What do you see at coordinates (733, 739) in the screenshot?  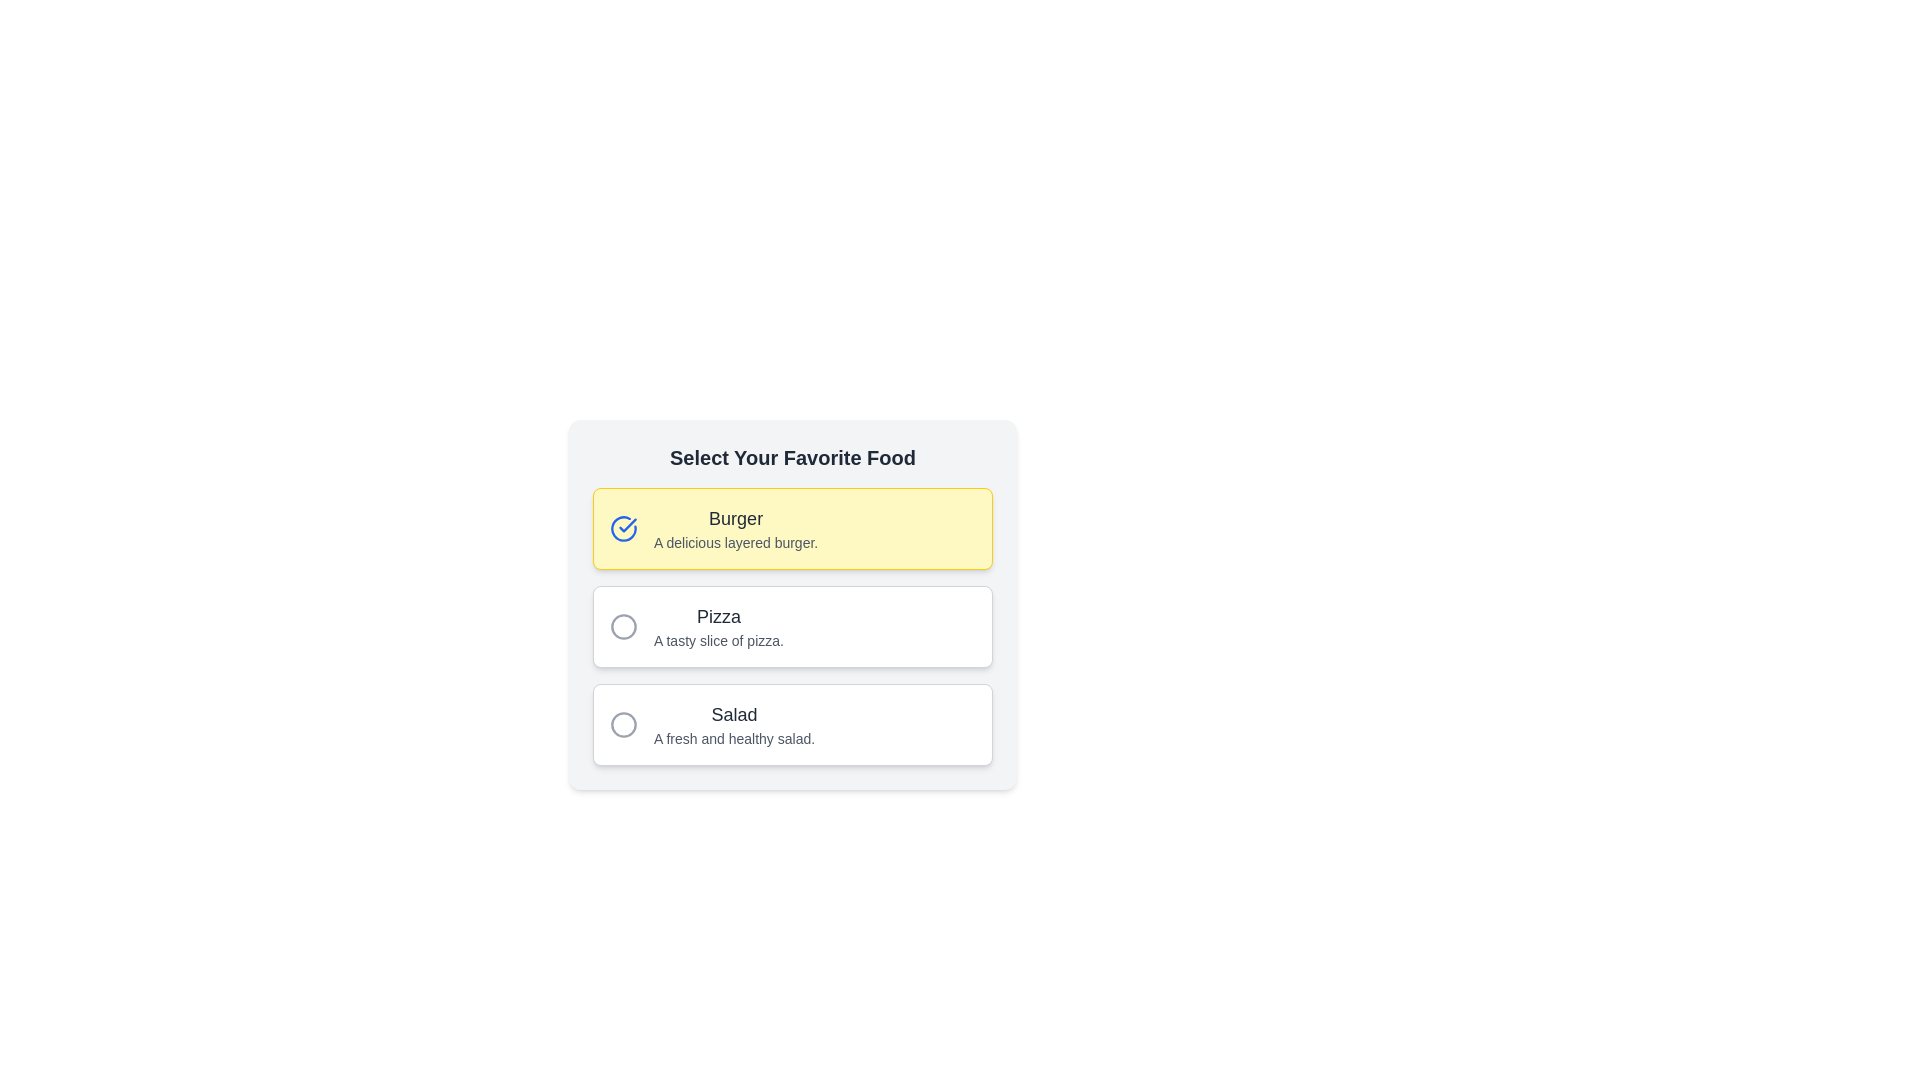 I see `the text description element styled in a smaller font size and gray color, located directly below the bold header 'Salad' in the third card of the food options list` at bounding box center [733, 739].